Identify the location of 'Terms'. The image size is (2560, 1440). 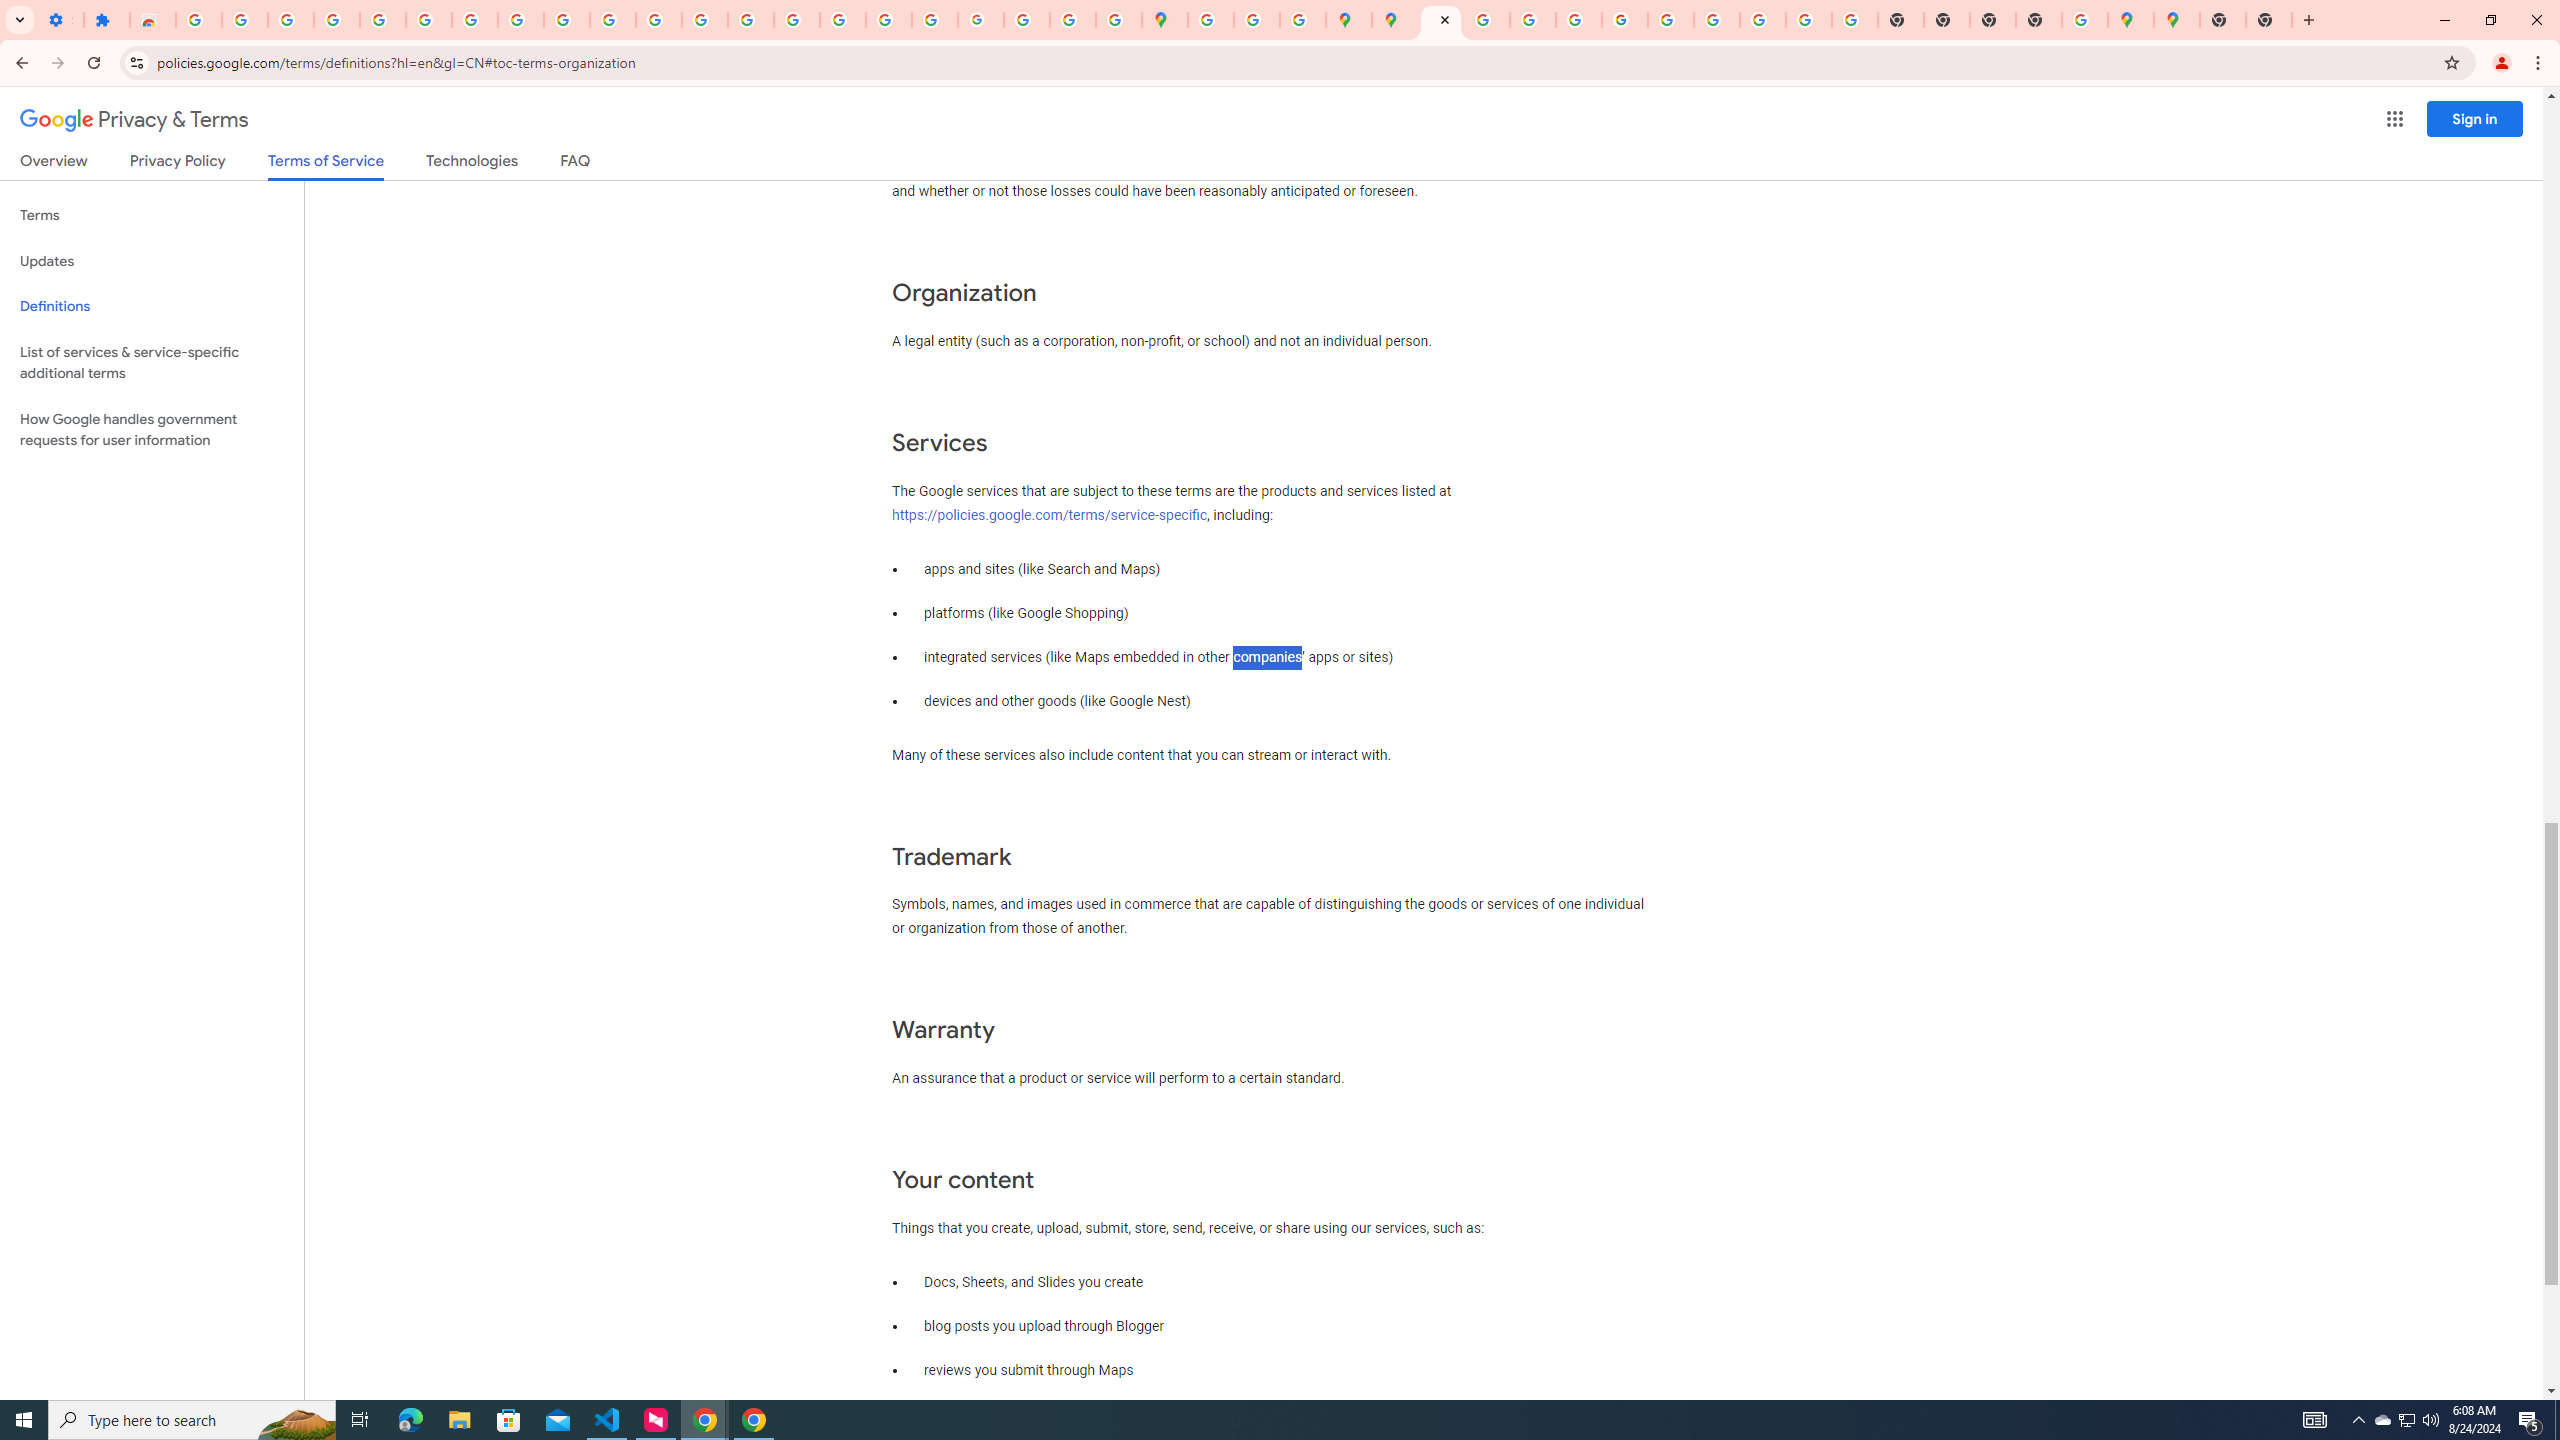
(151, 215).